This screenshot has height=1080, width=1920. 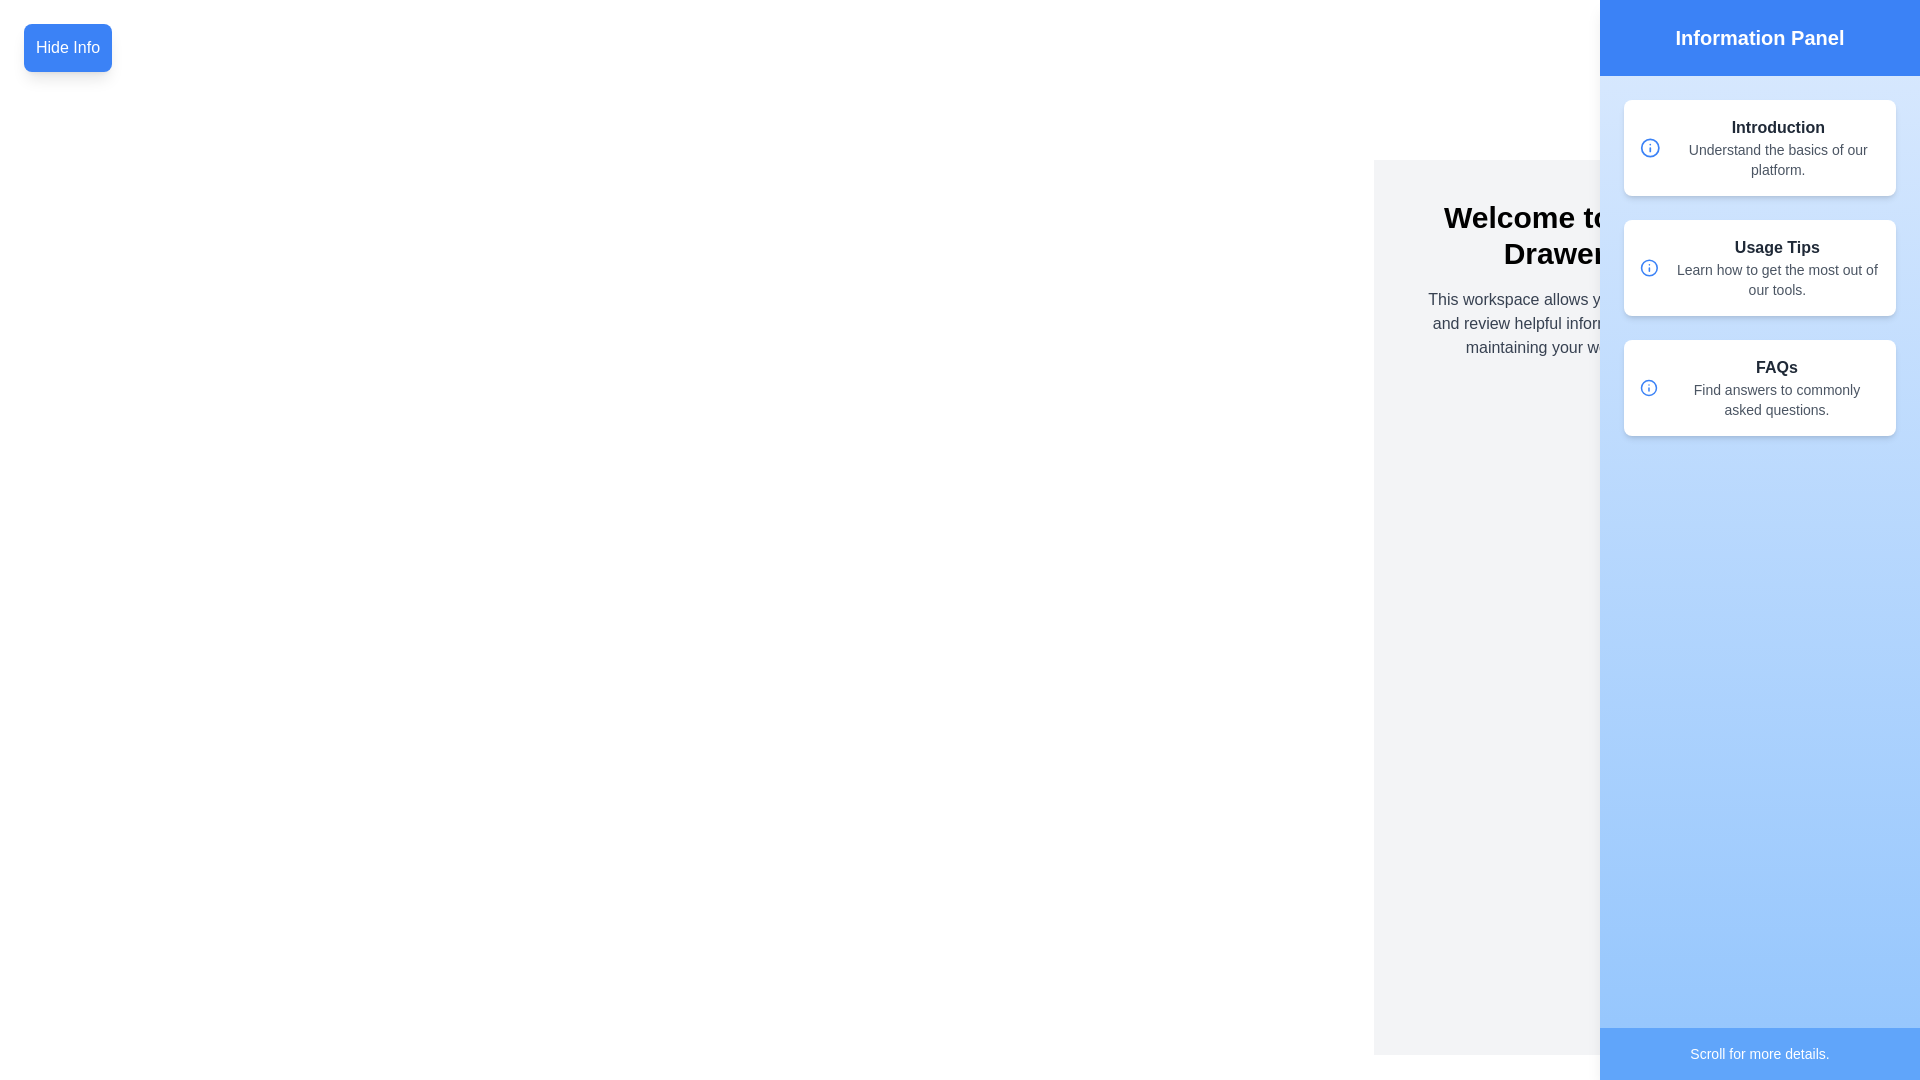 I want to click on the static text label 'FAQs' displayed in bold, dark-gray text within a light blue panel, which is part of the third button component in the 'Information Panel', so click(x=1776, y=367).